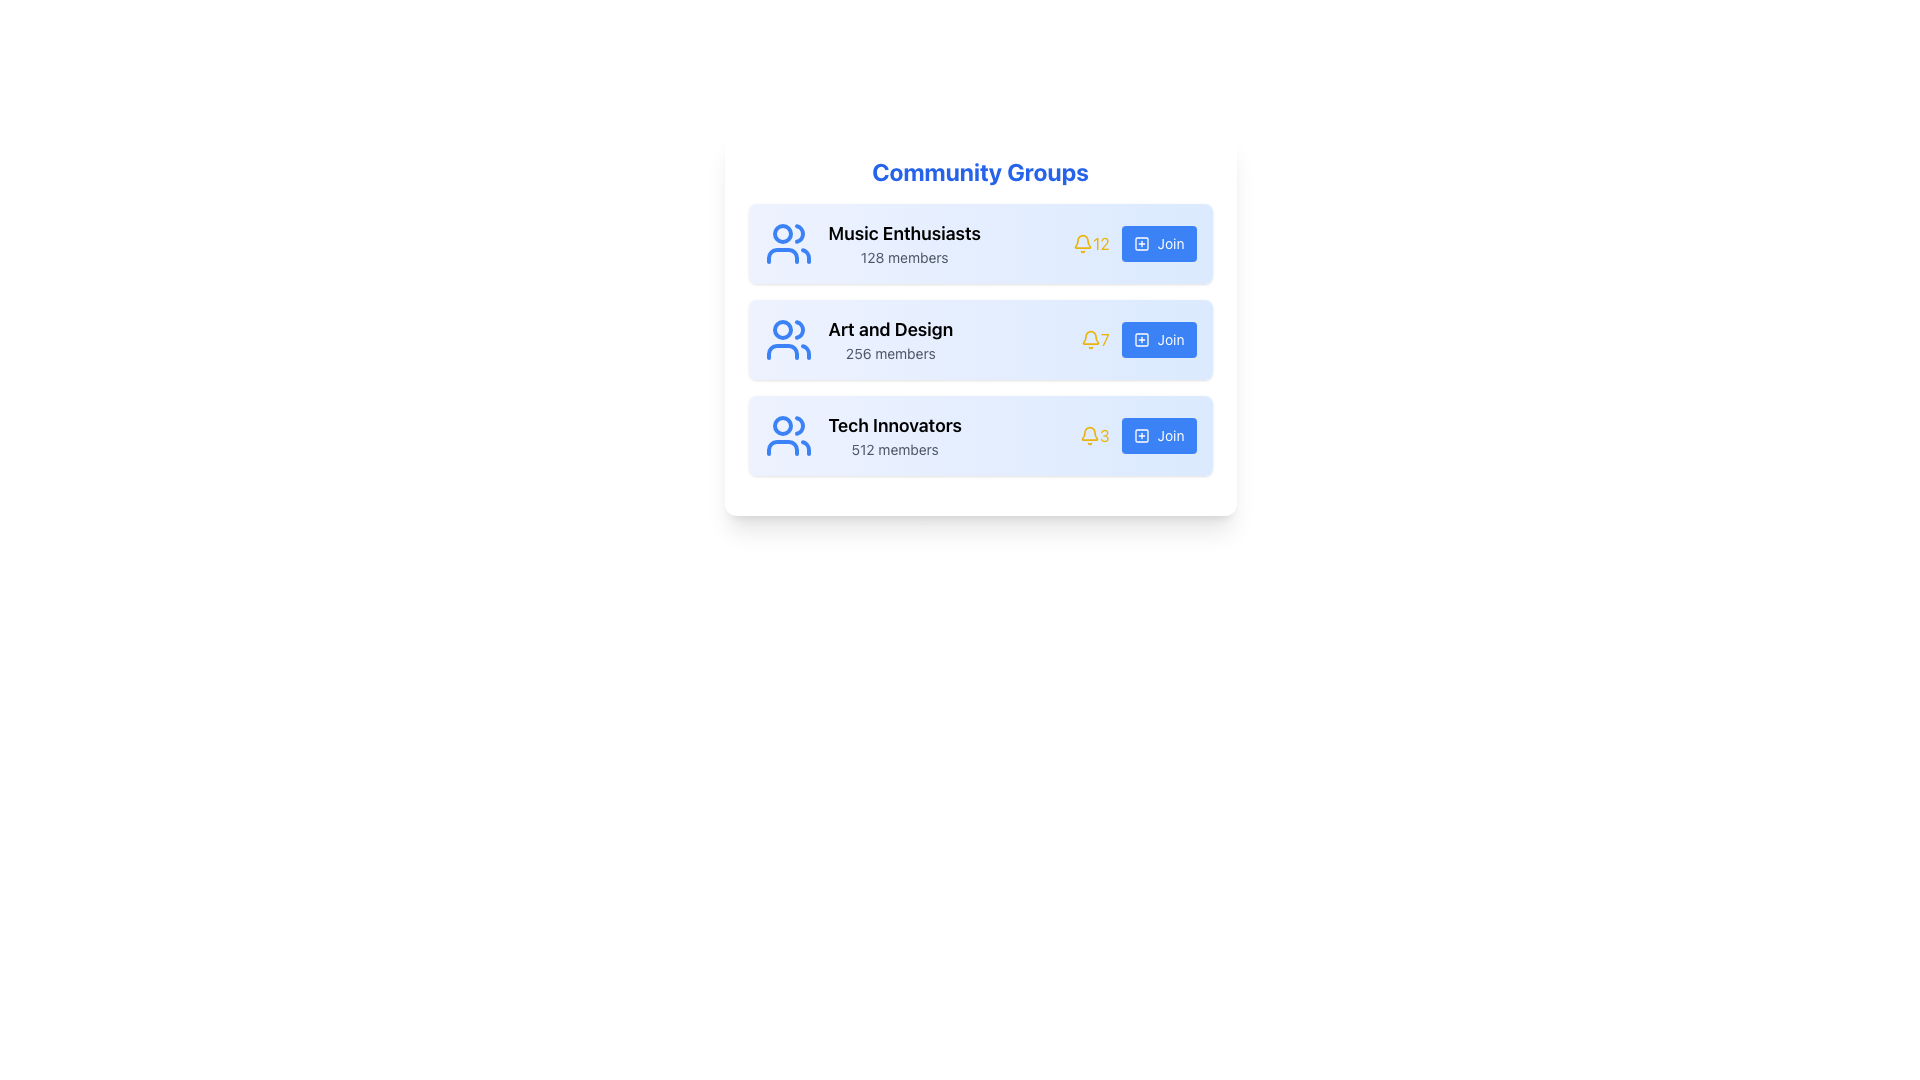 The image size is (1920, 1080). I want to click on the text label displaying '256 members' located below the title 'Art and Design' in the community groups section, so click(889, 353).